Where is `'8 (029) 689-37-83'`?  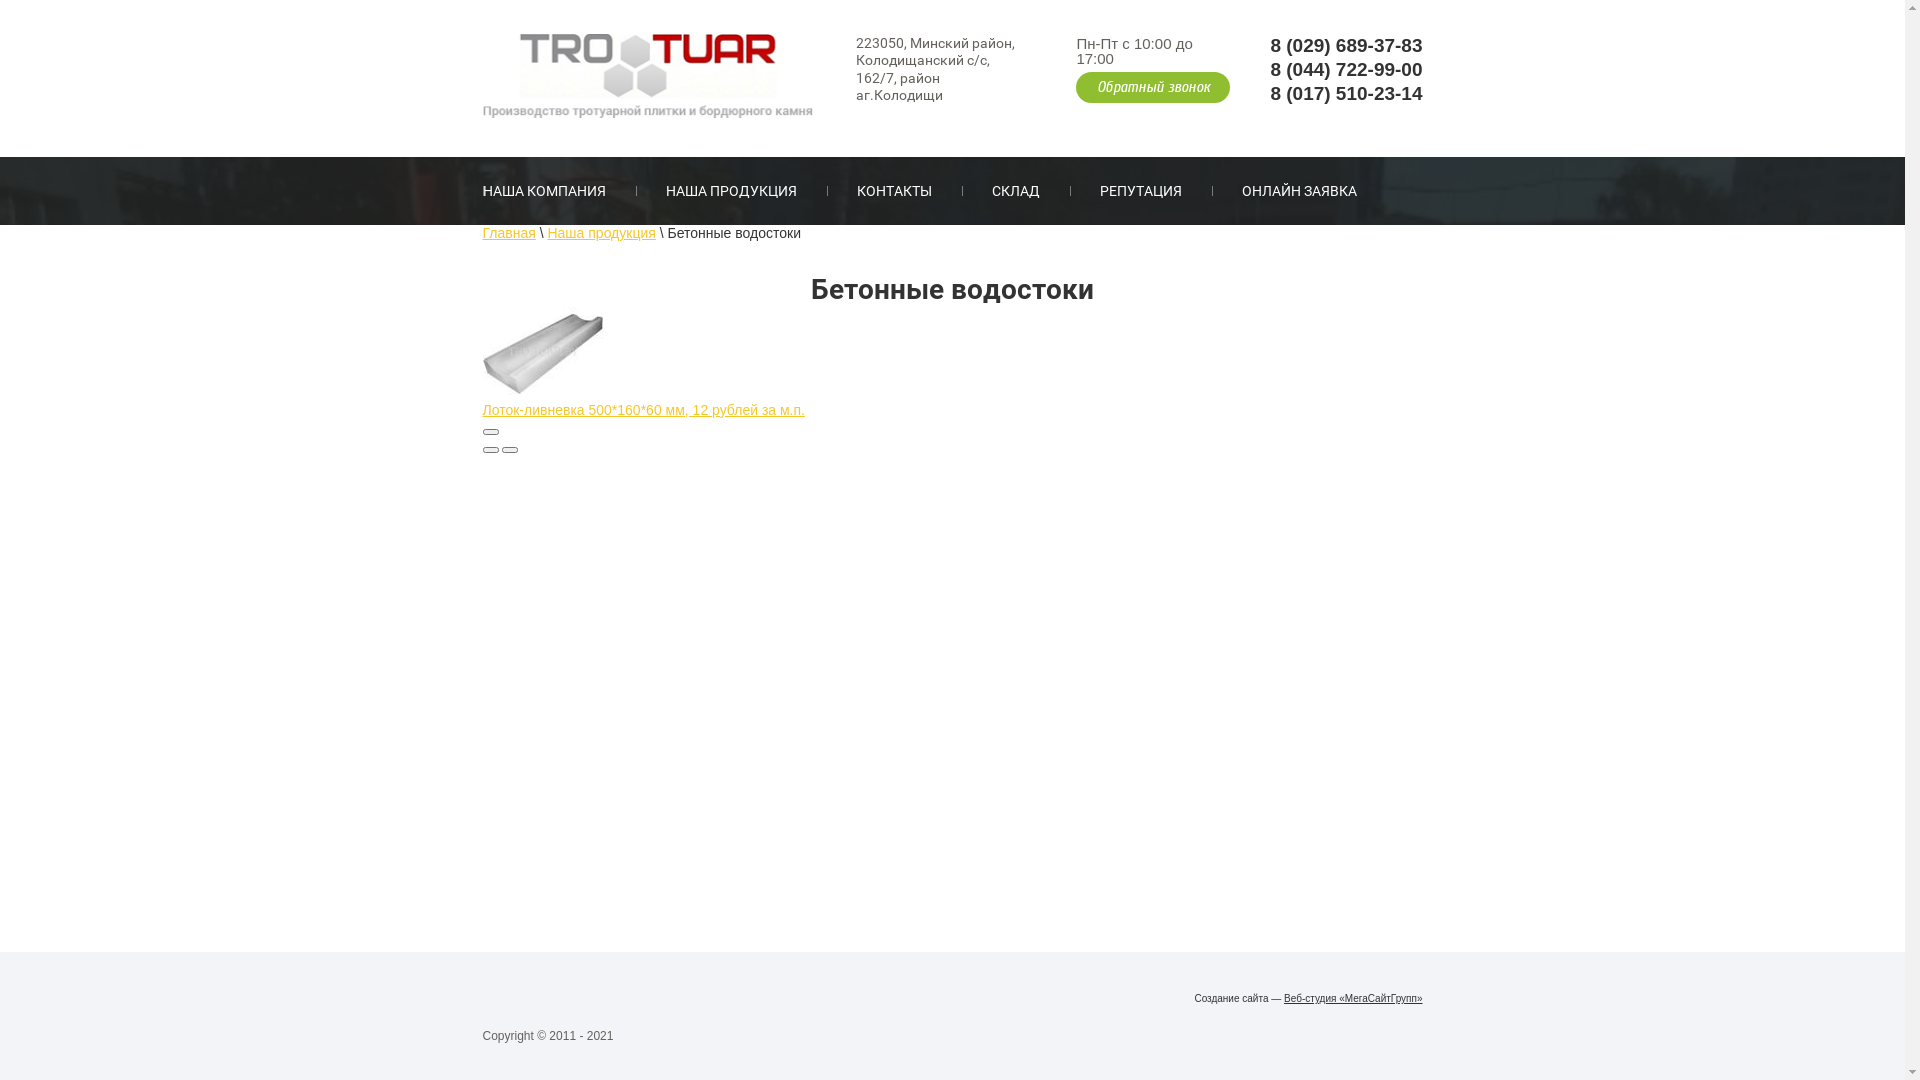 '8 (029) 689-37-83' is located at coordinates (1345, 45).